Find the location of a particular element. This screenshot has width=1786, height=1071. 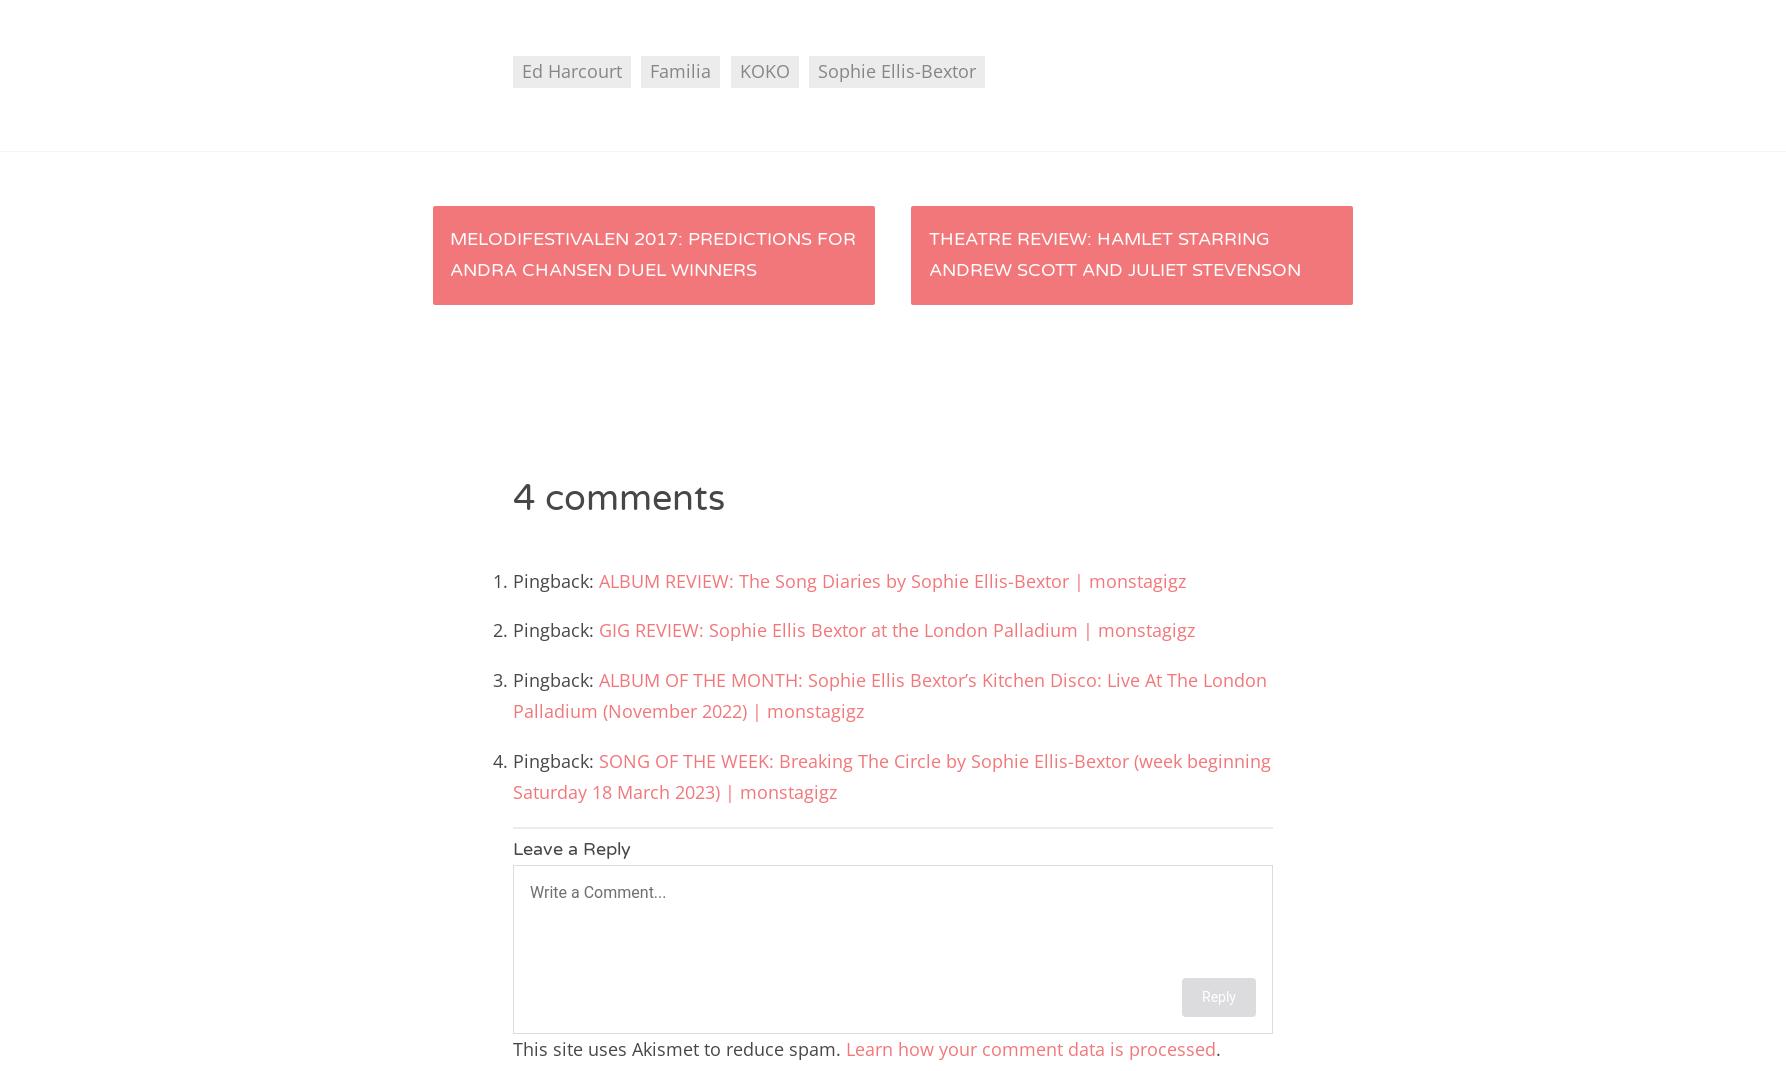

'Sophie Ellis-Bextor' is located at coordinates (816, 70).